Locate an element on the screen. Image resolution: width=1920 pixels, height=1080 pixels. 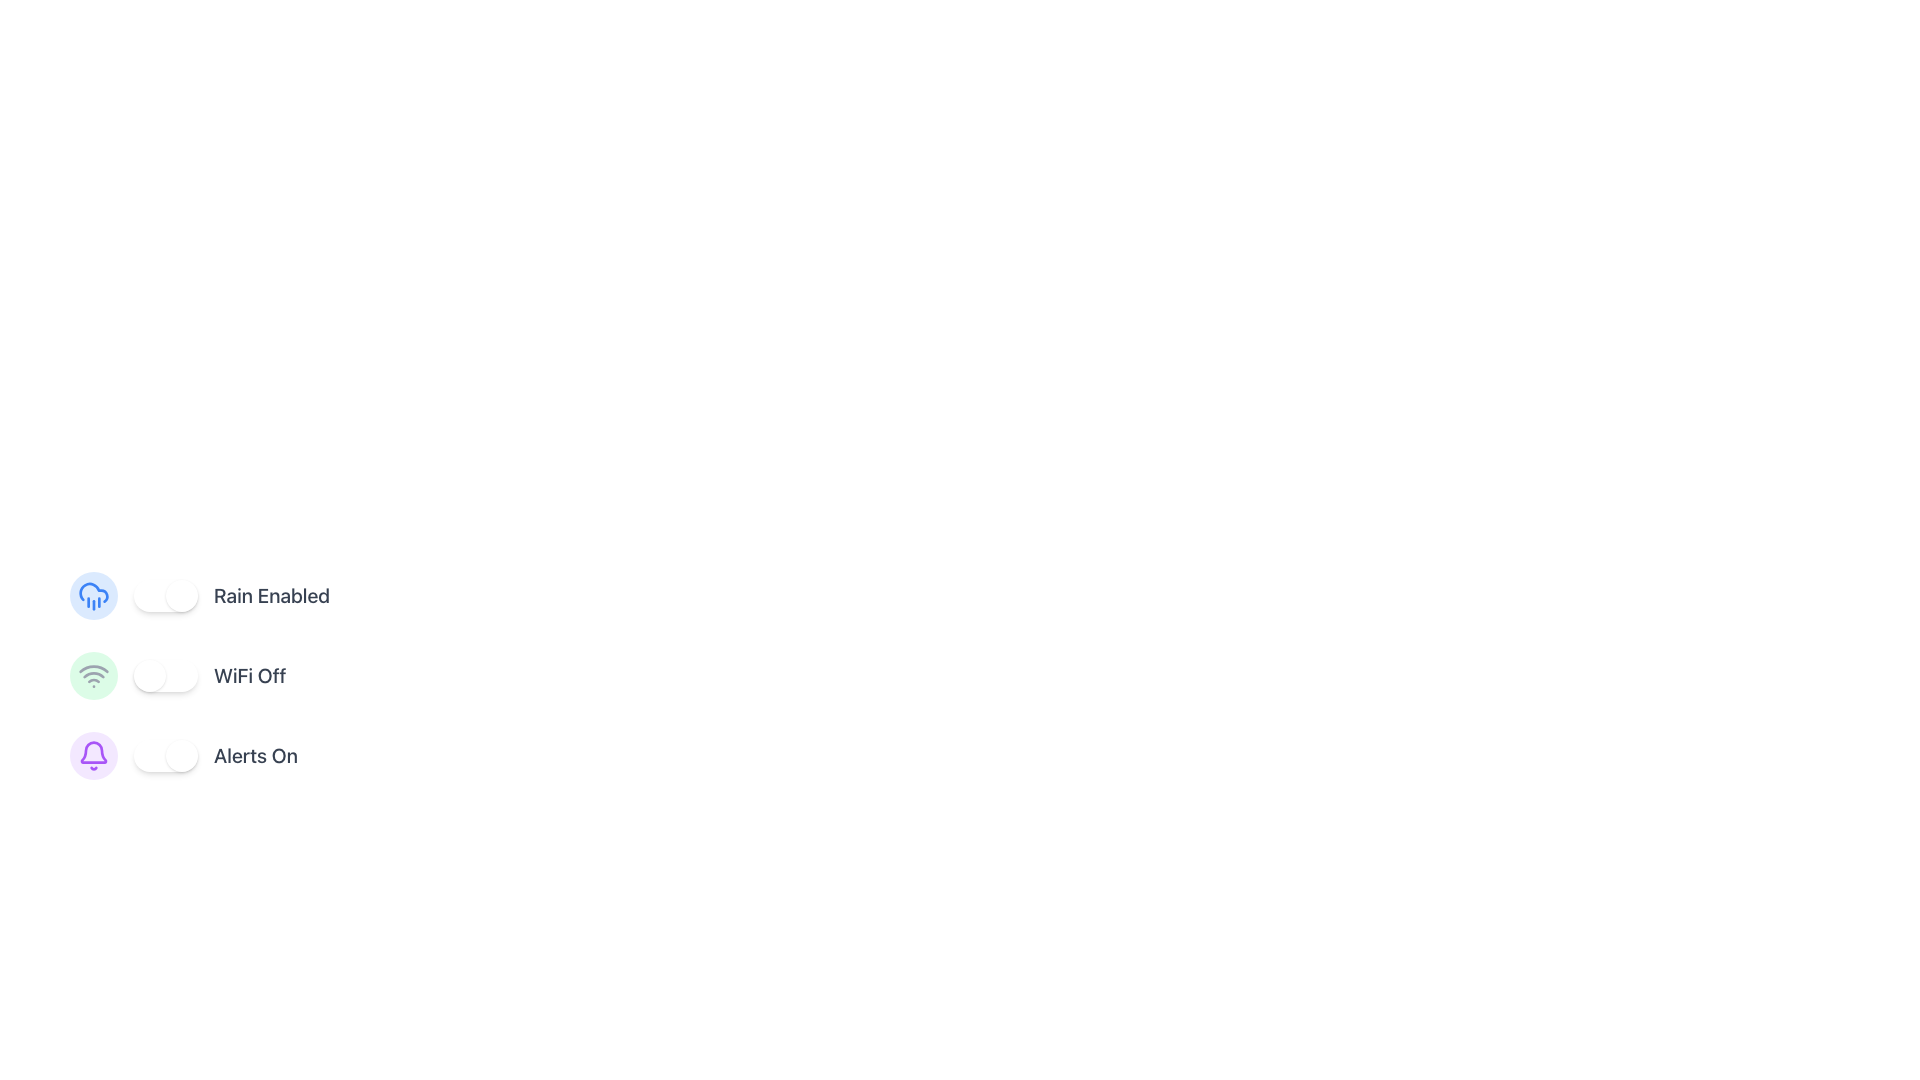
the alert icon located inside the circular button, which is positioned to the left of the 'Alerts On' toggle switch is located at coordinates (93, 756).